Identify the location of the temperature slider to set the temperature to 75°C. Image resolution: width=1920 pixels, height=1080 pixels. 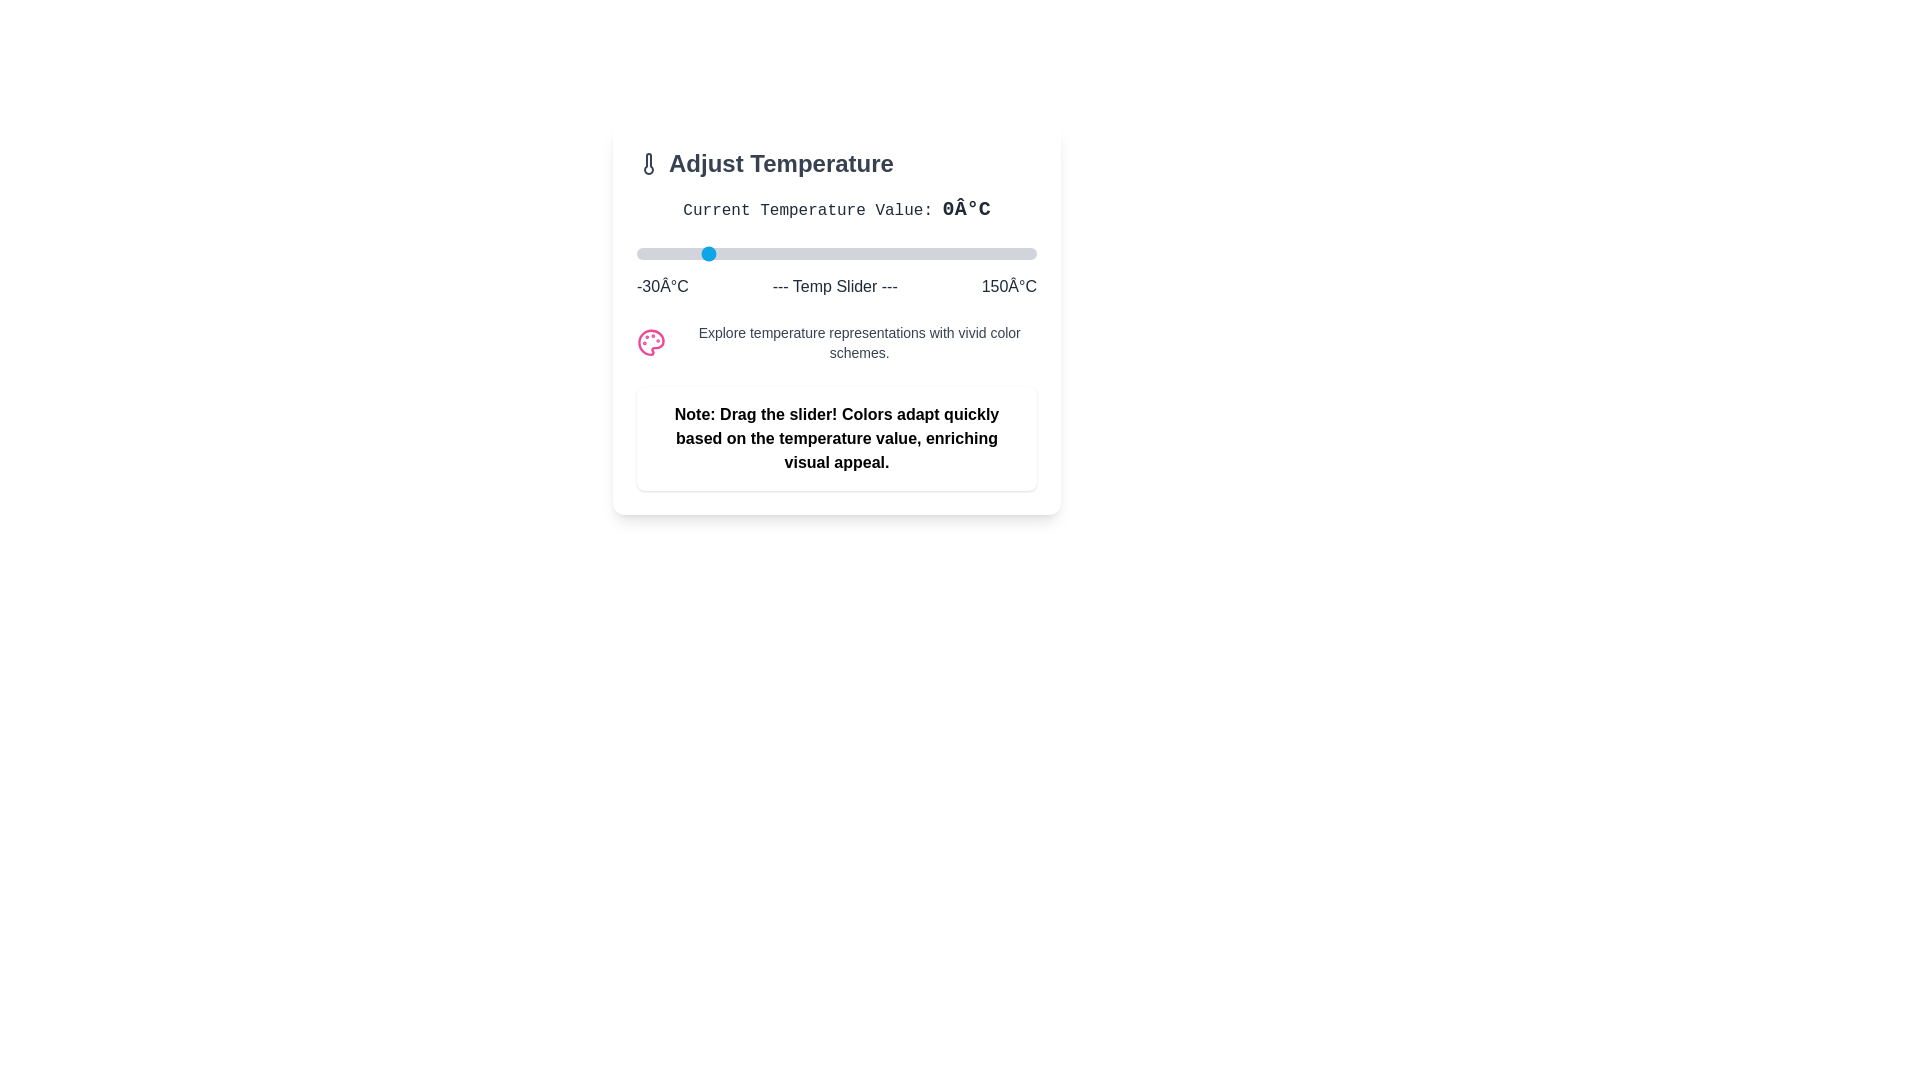
(870, 253).